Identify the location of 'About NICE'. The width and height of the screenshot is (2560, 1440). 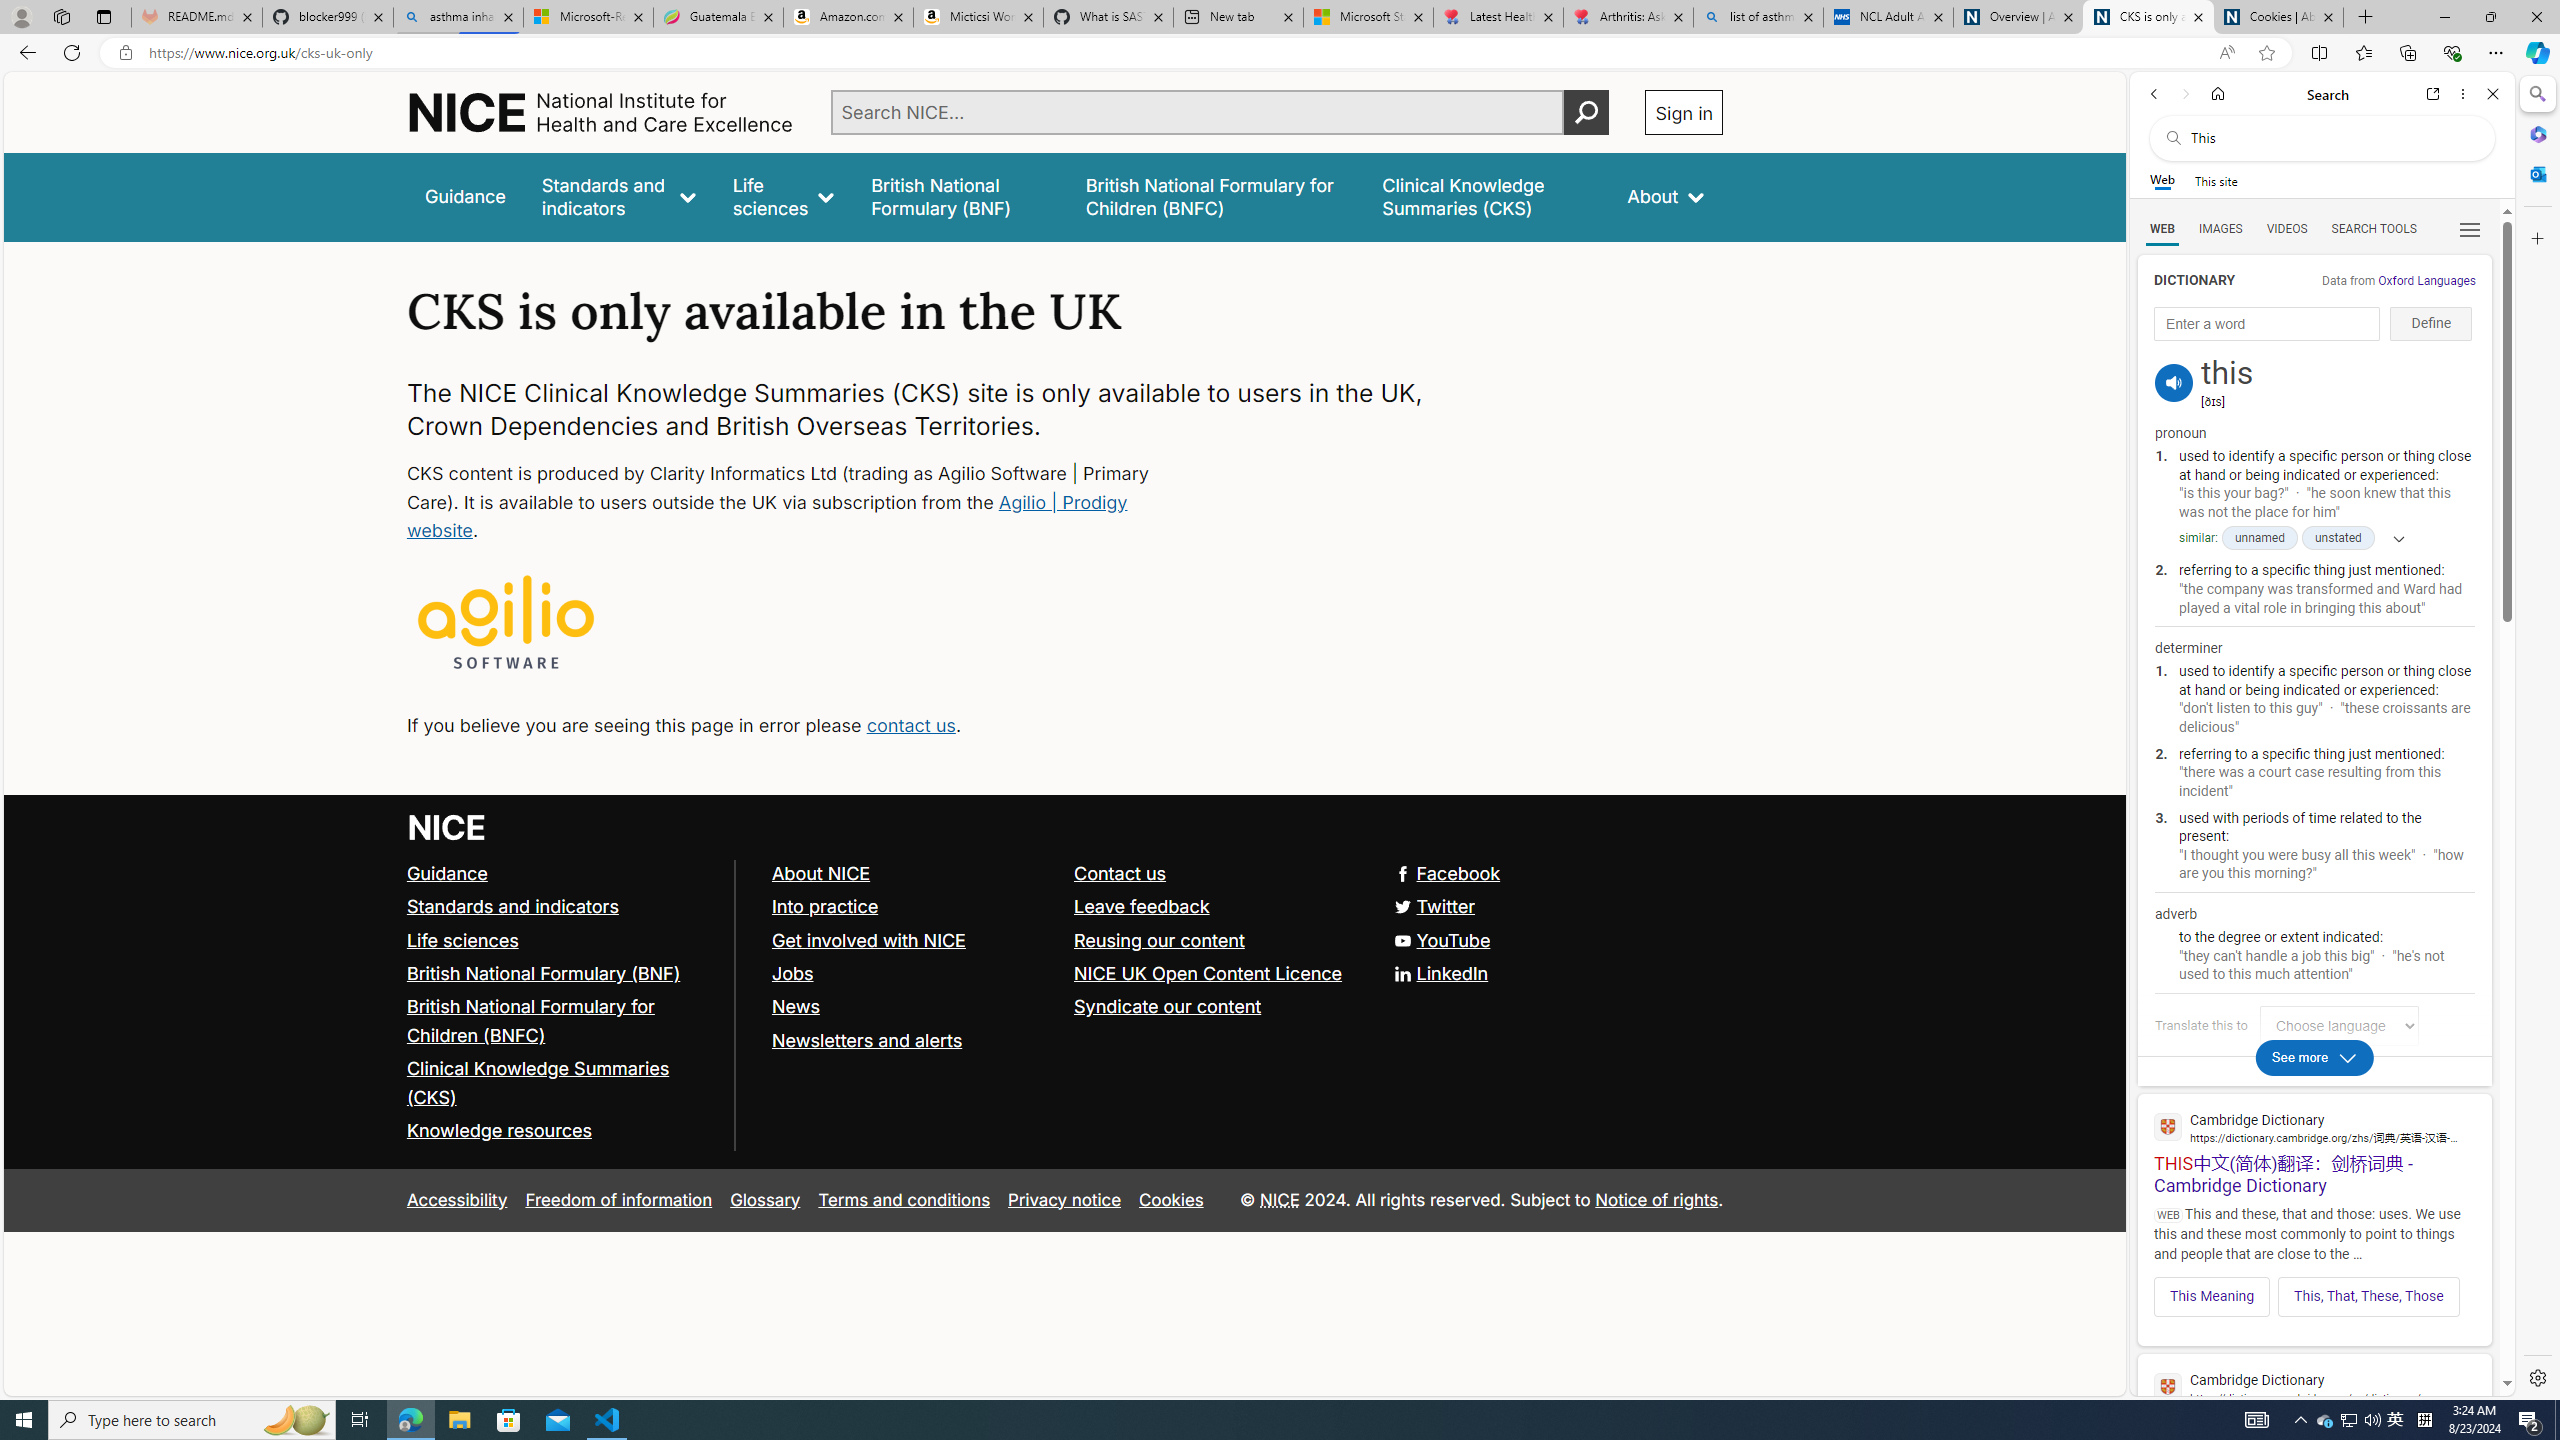
(819, 873).